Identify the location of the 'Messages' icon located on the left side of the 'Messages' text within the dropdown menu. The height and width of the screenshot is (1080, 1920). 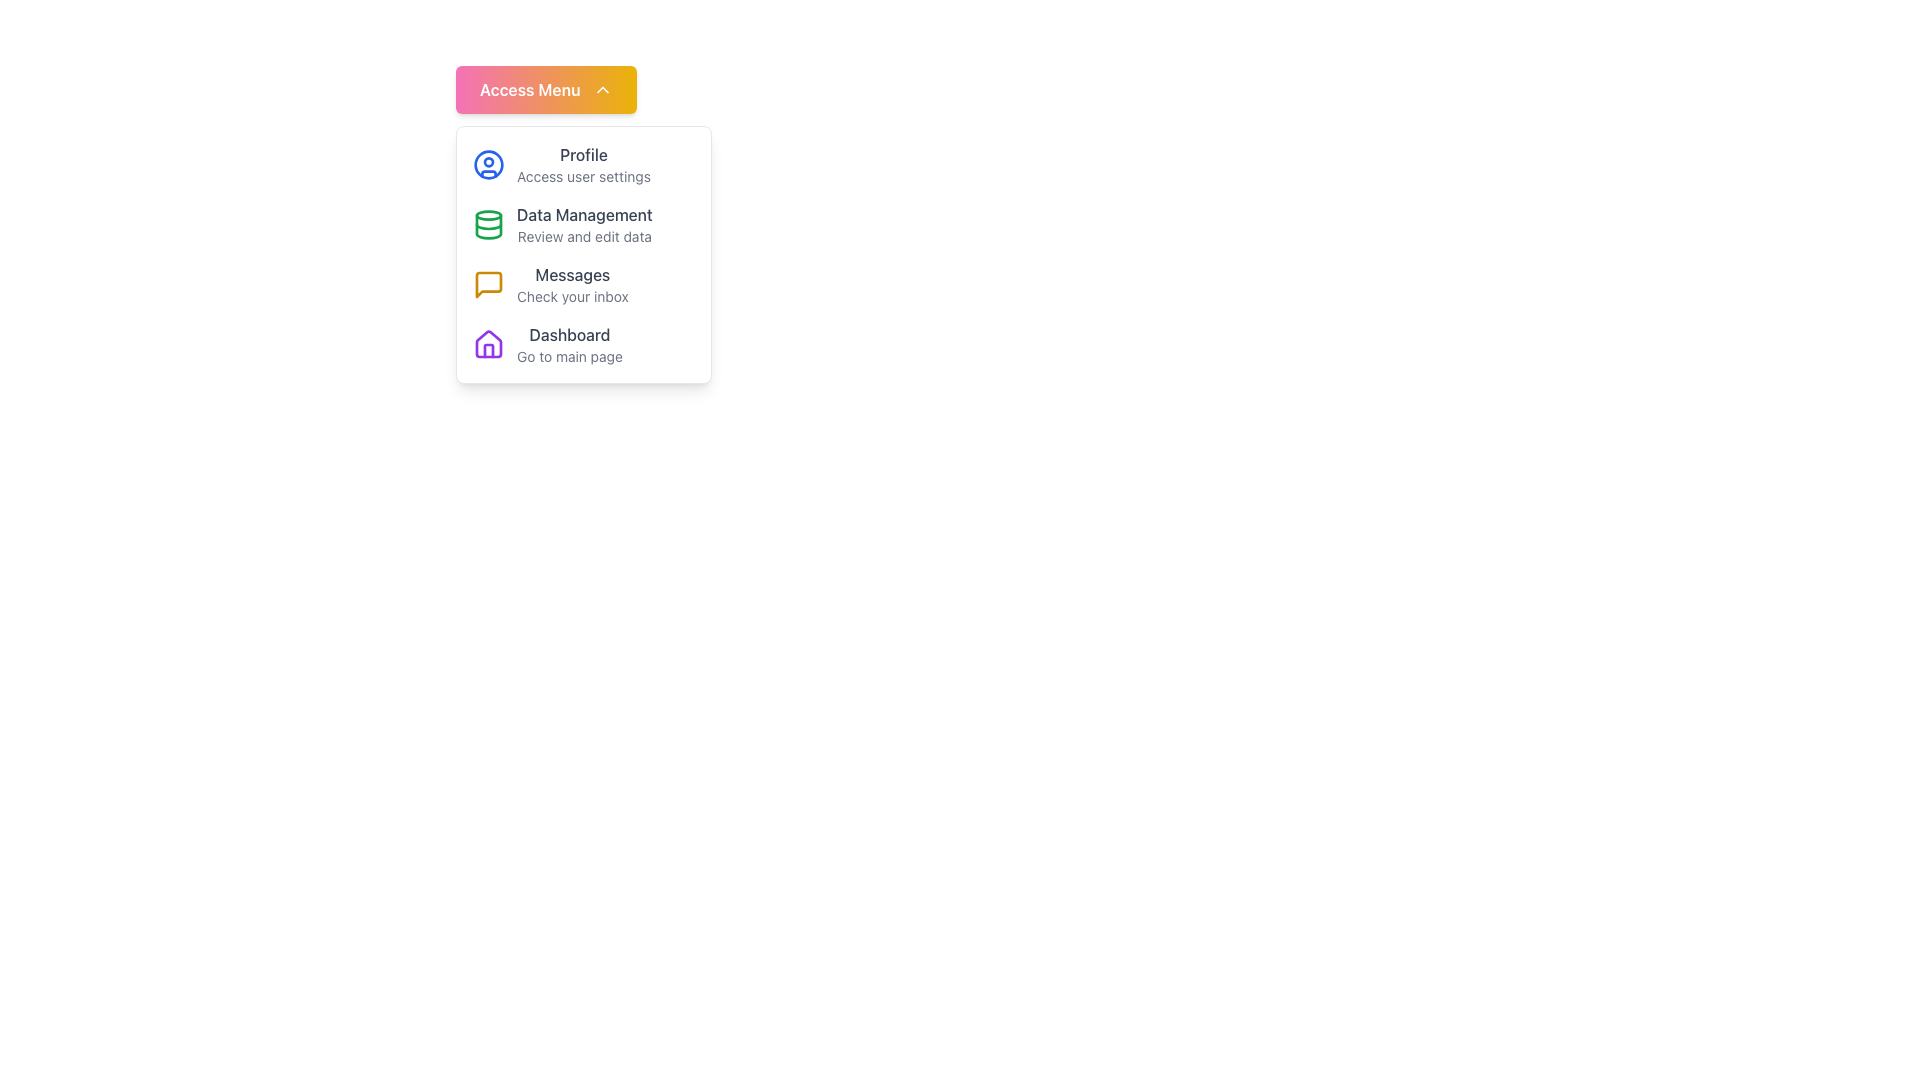
(489, 285).